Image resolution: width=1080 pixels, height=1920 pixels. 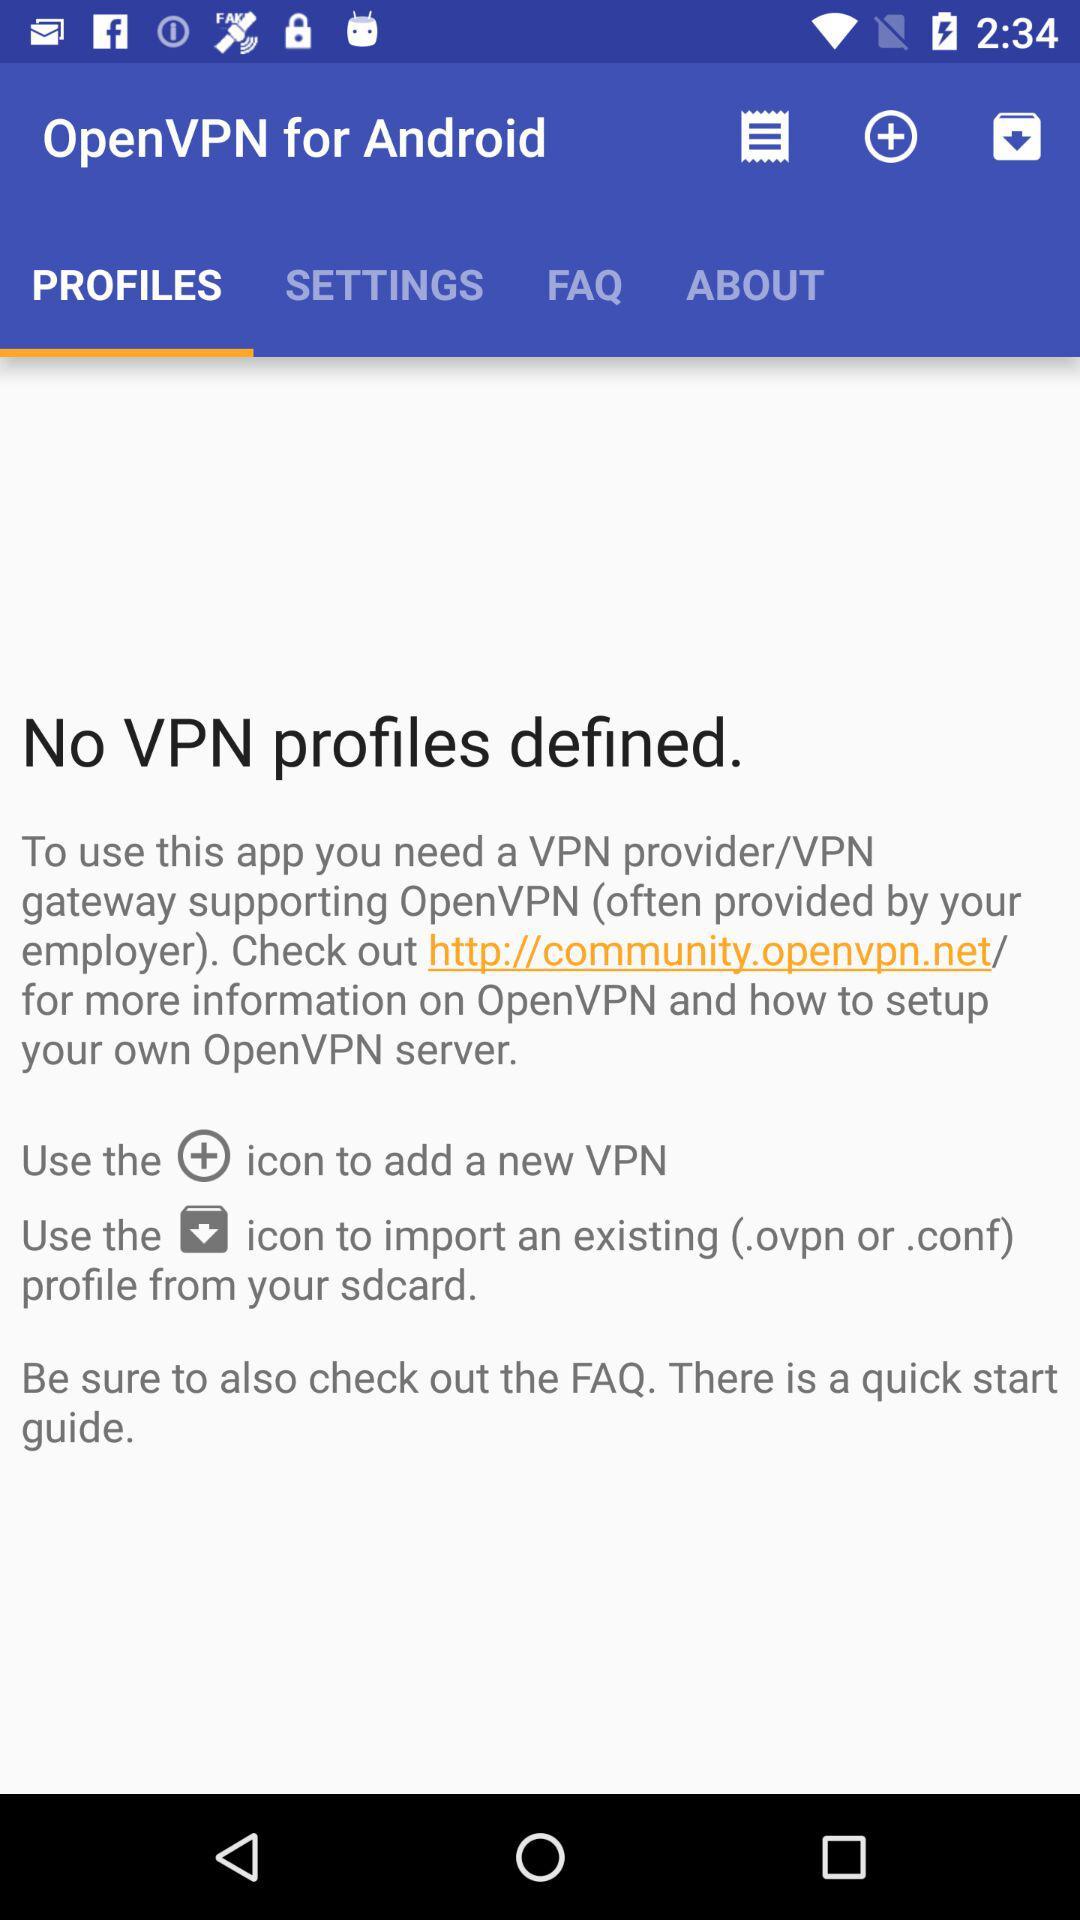 I want to click on item next to faq app, so click(x=755, y=282).